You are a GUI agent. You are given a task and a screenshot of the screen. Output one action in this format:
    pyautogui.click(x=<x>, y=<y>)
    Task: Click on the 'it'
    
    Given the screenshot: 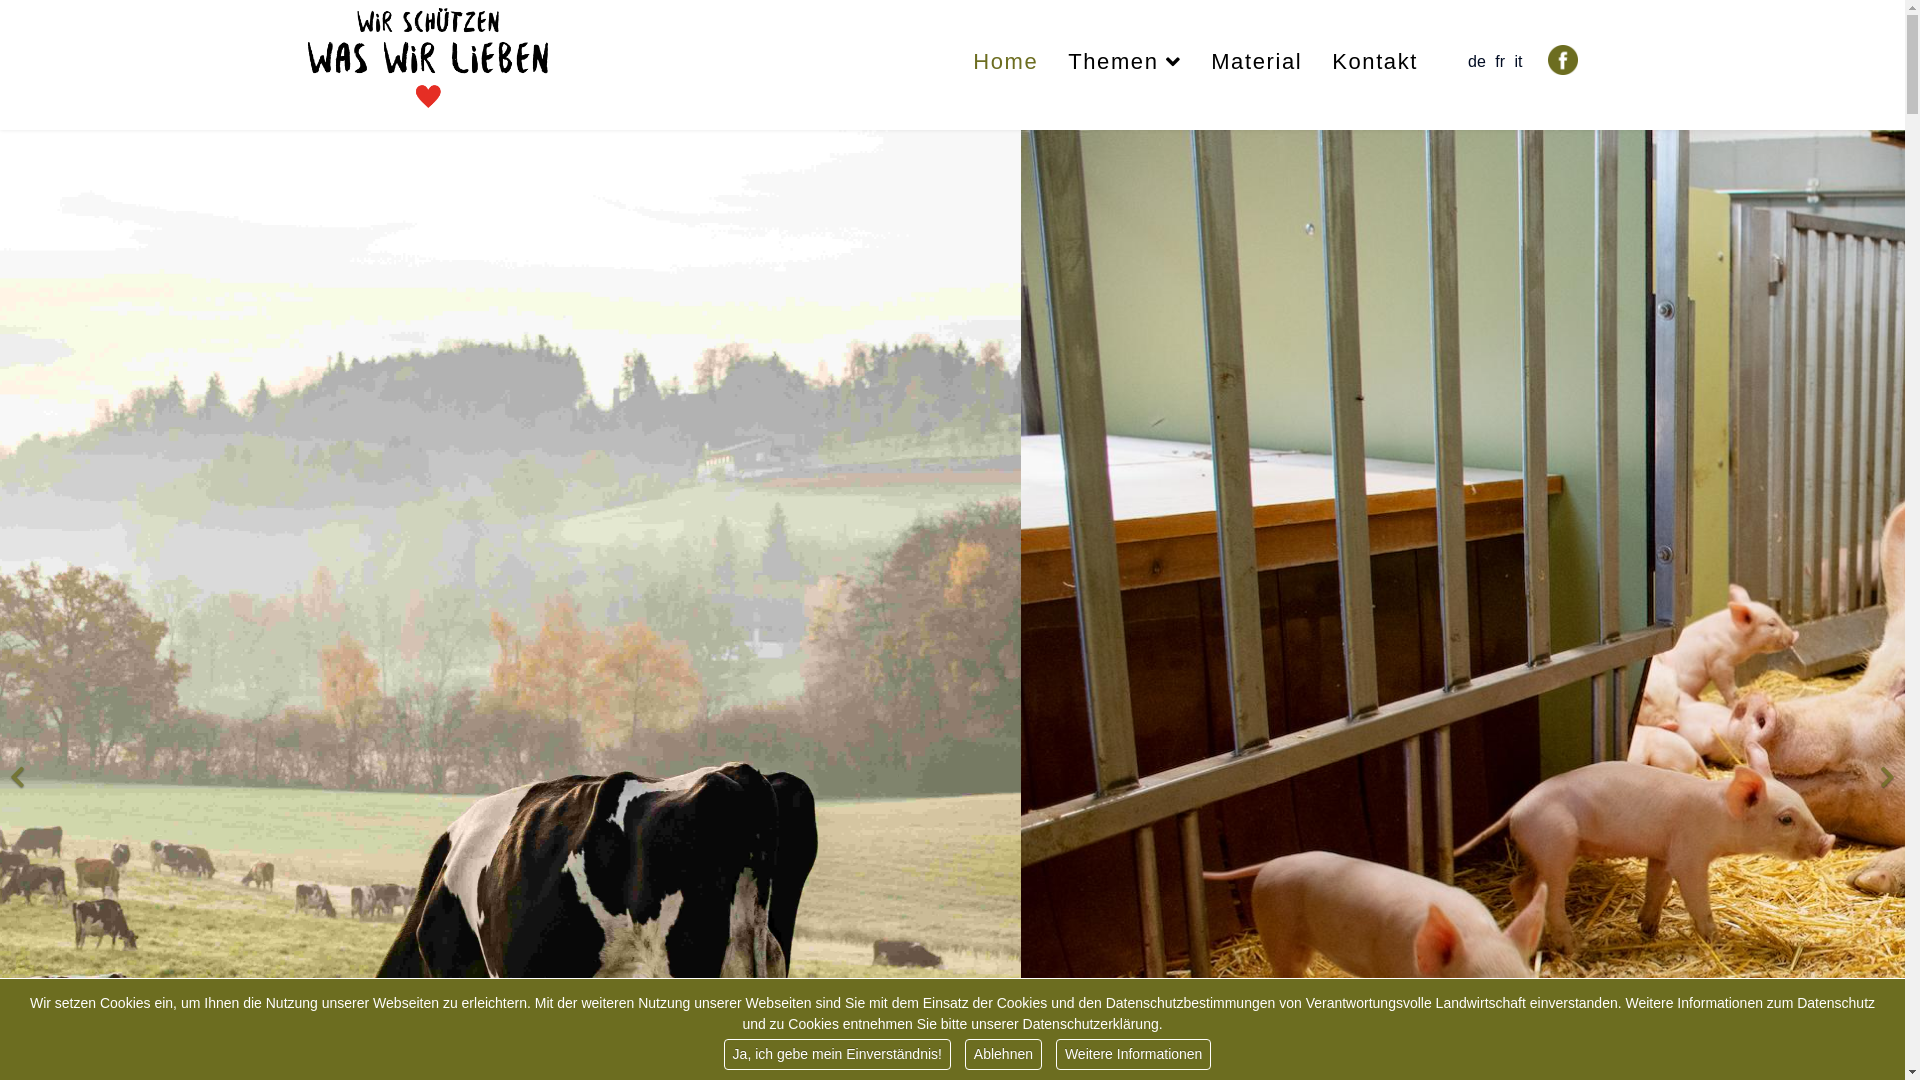 What is the action you would take?
    pyautogui.click(x=1513, y=60)
    